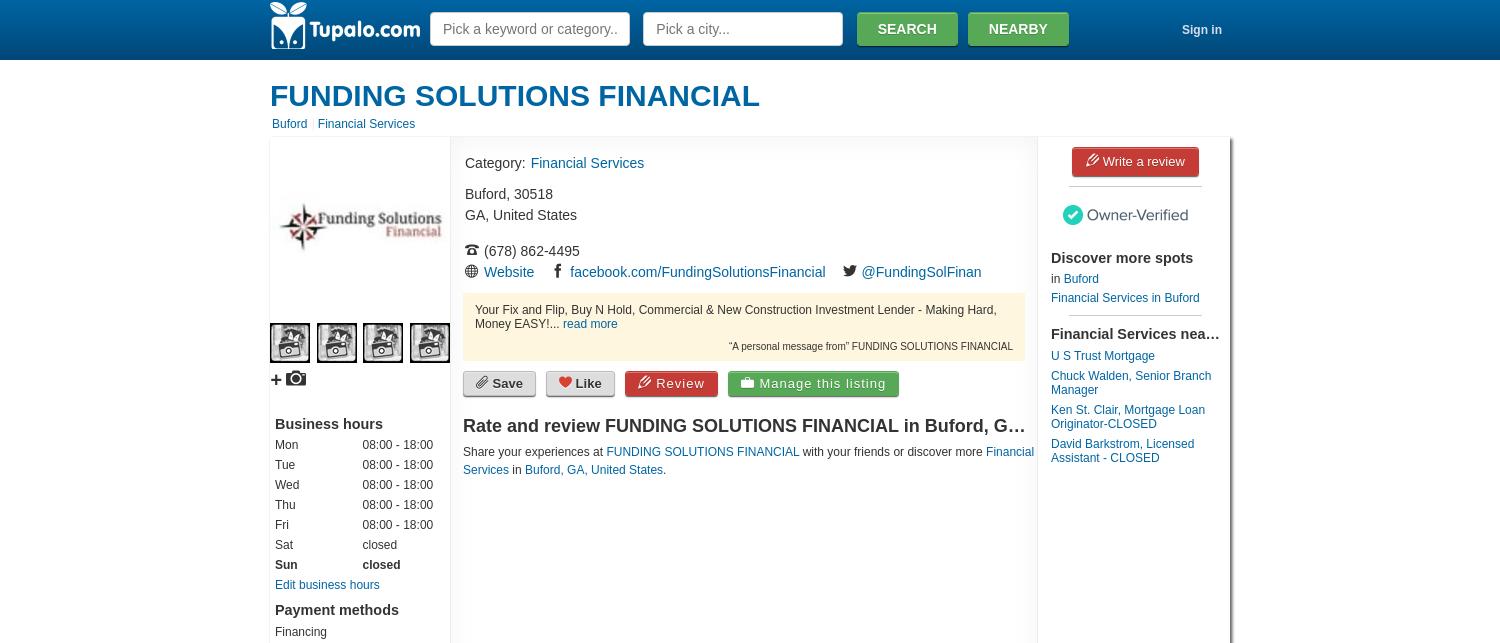 The height and width of the screenshot is (643, 1500). Describe the element at coordinates (508, 271) in the screenshot. I see `'Website'` at that location.